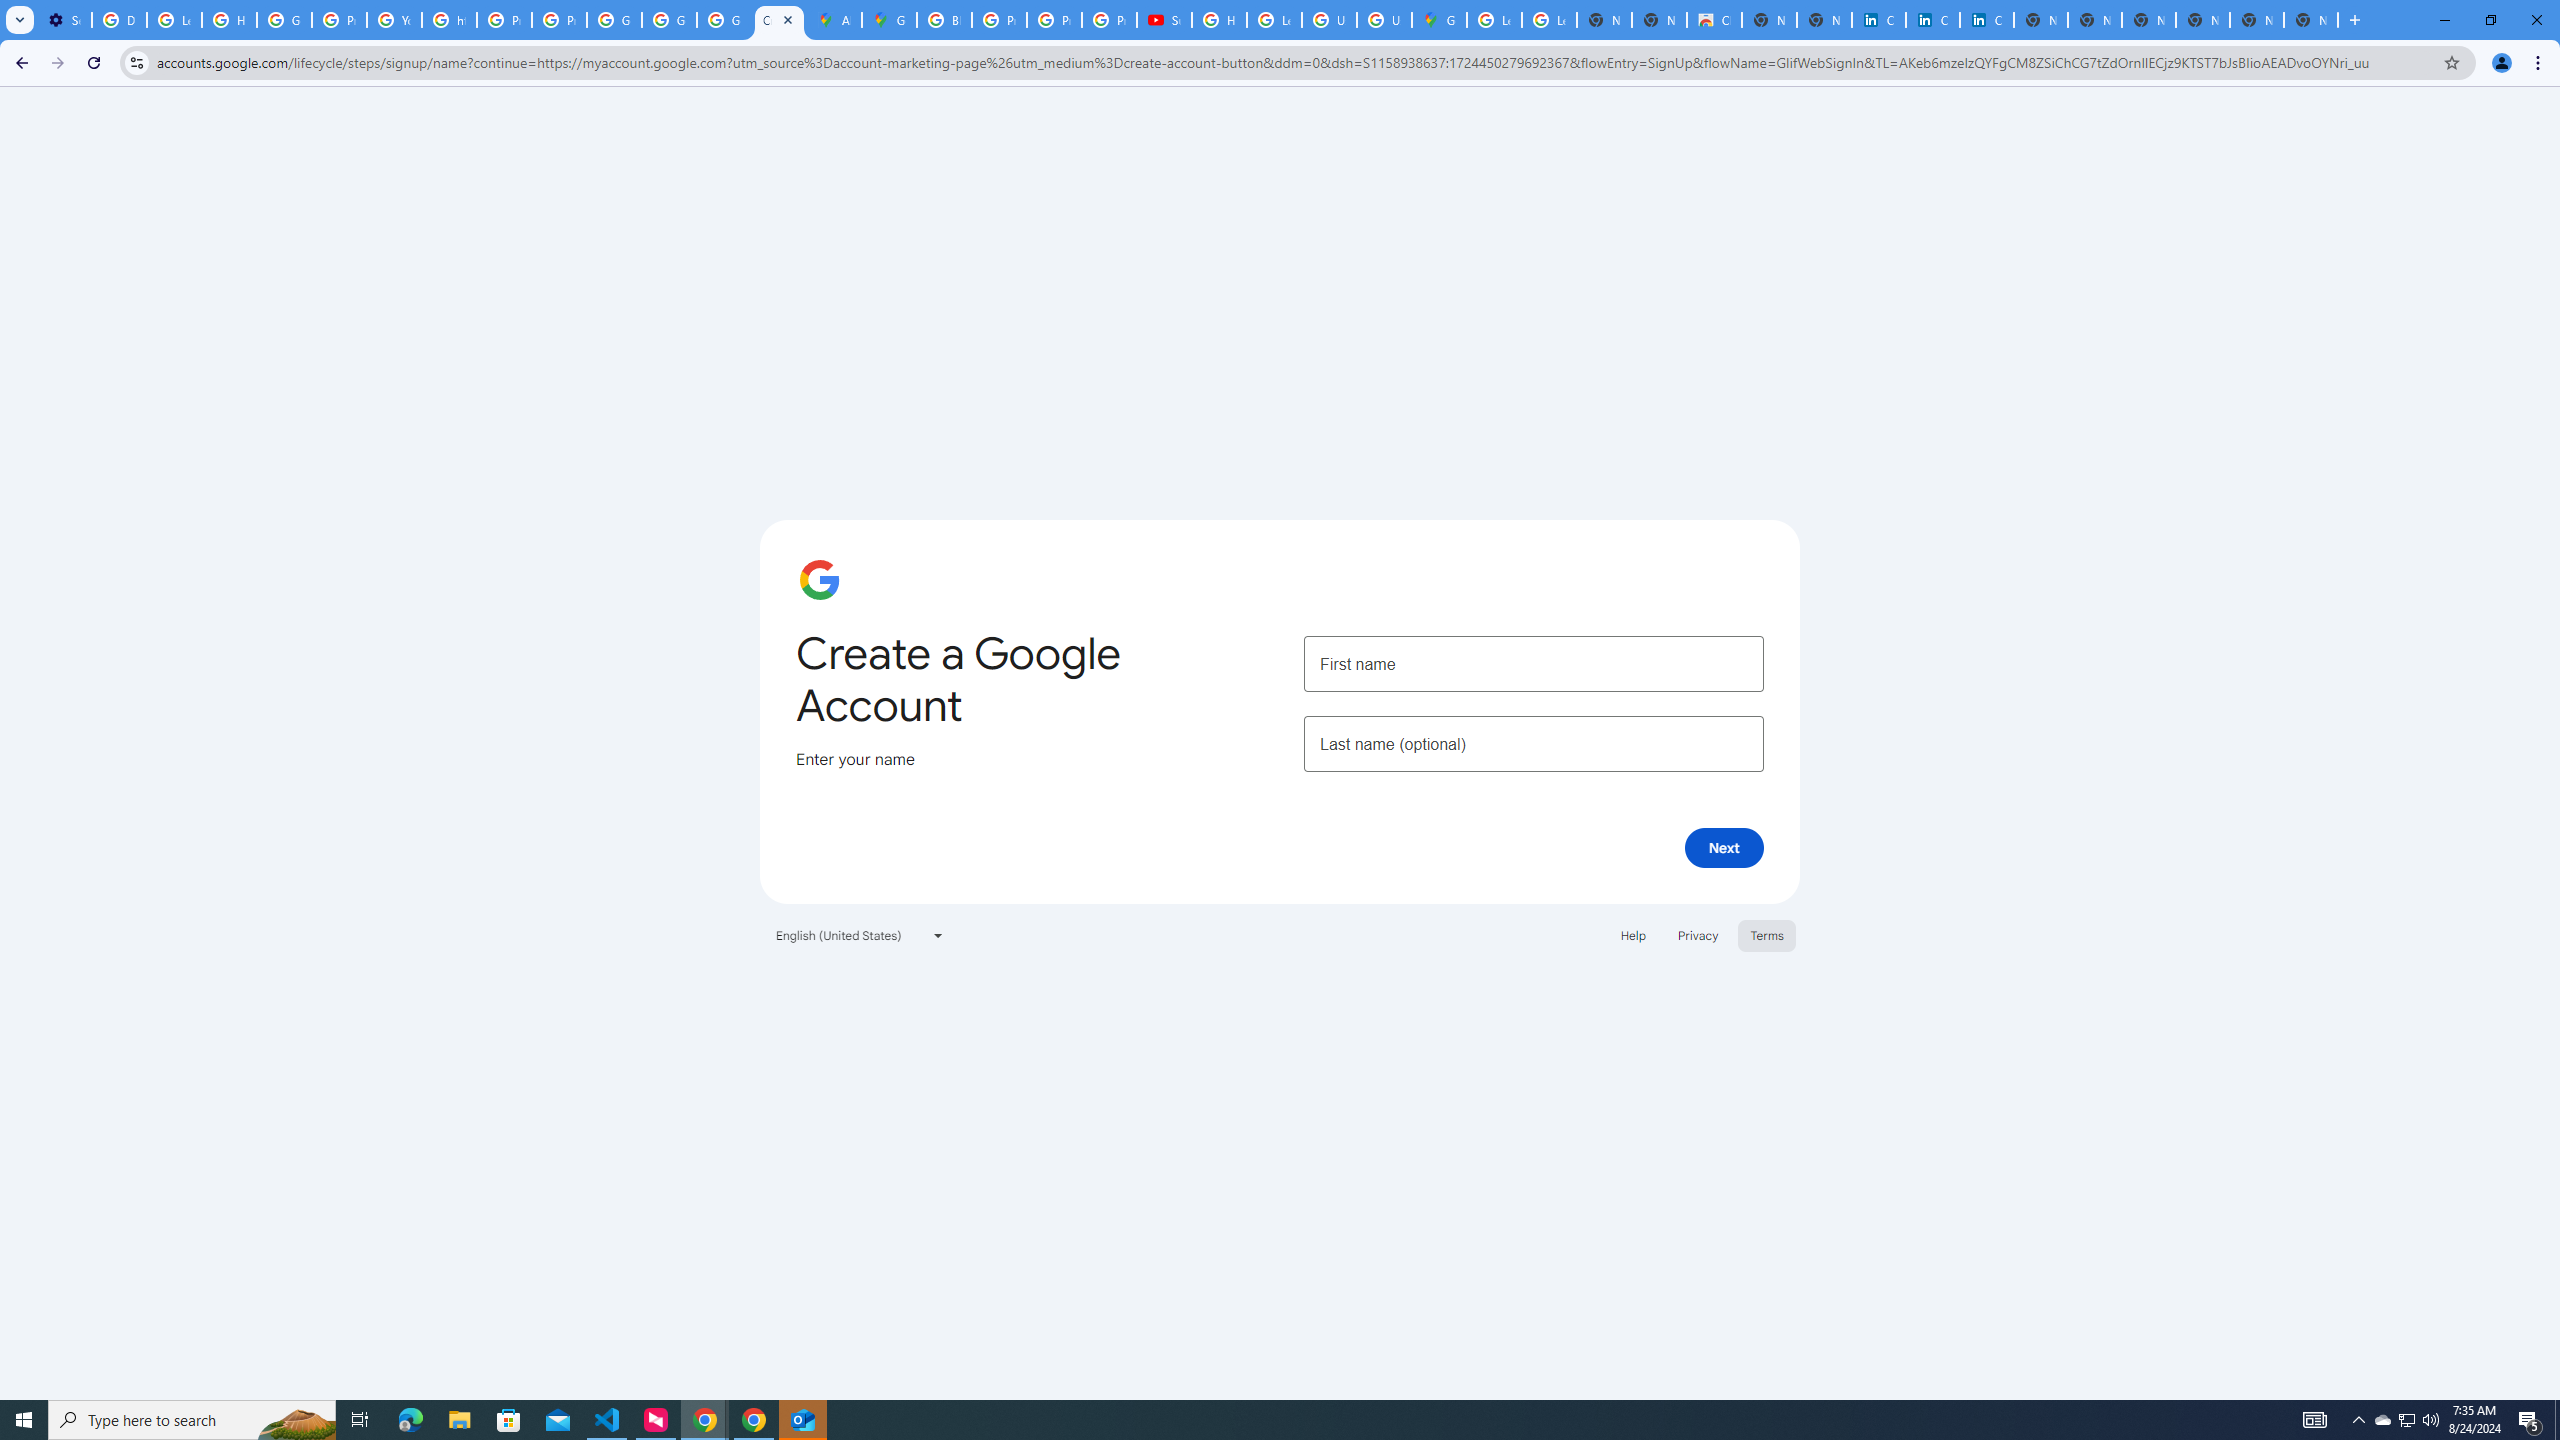 This screenshot has width=2560, height=1440. Describe the element at coordinates (860, 934) in the screenshot. I see `'English (United States)'` at that location.